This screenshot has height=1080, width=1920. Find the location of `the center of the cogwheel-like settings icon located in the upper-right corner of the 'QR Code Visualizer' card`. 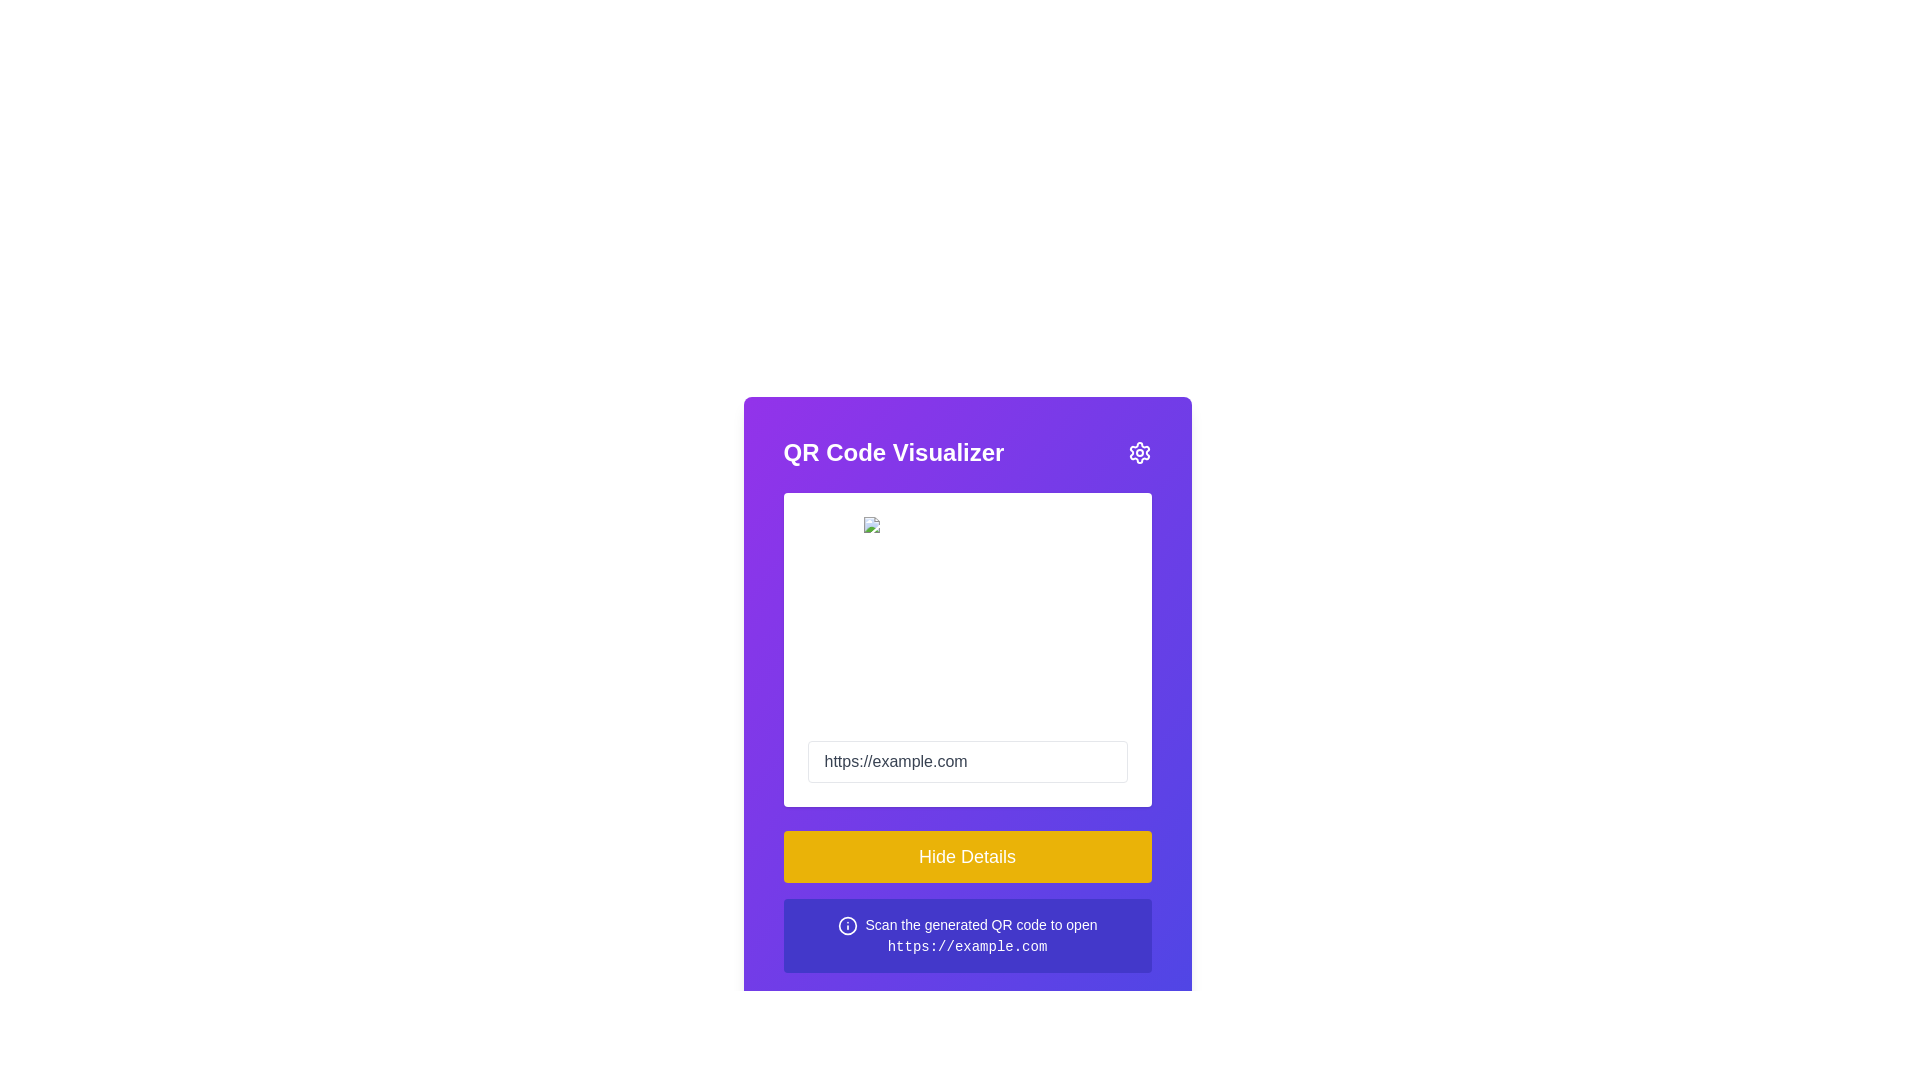

the center of the cogwheel-like settings icon located in the upper-right corner of the 'QR Code Visualizer' card is located at coordinates (1139, 452).